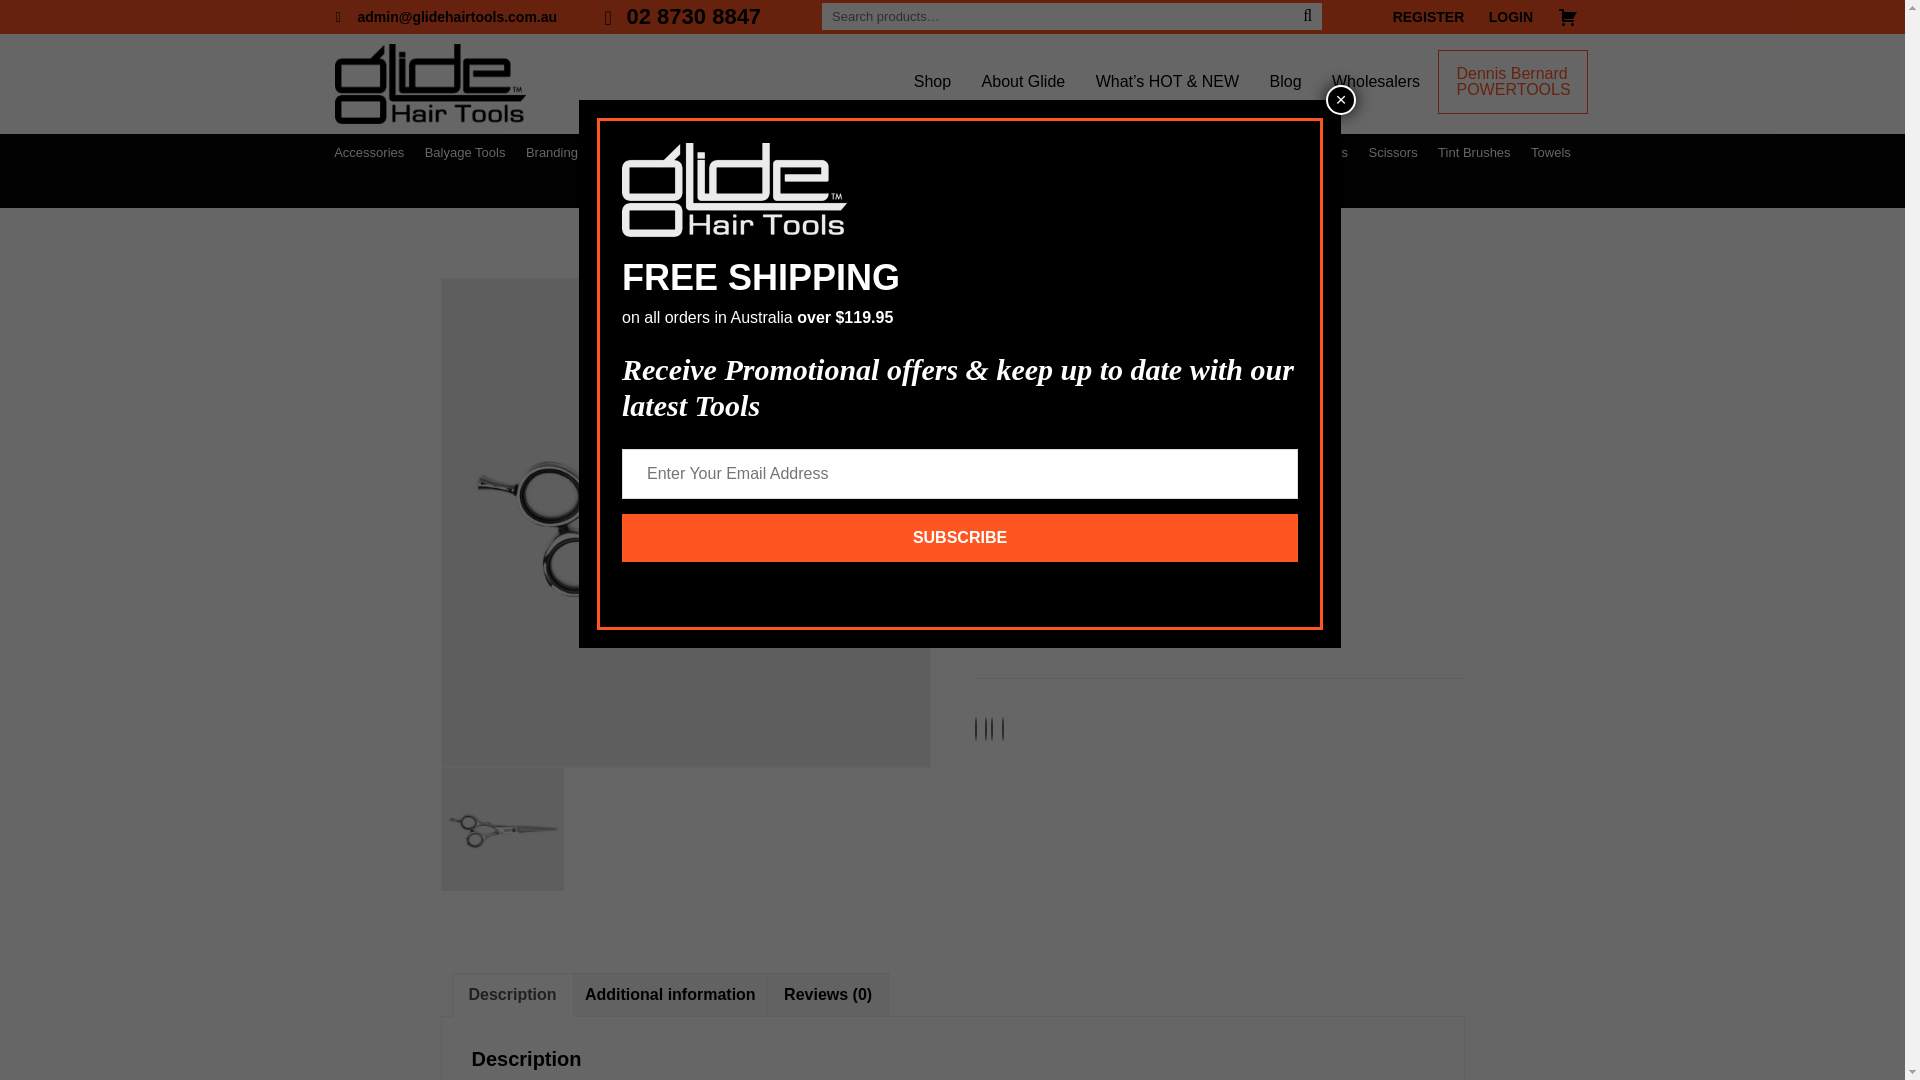 This screenshot has height=1080, width=1920. What do you see at coordinates (1428, 16) in the screenshot?
I see `'REGISTER'` at bounding box center [1428, 16].